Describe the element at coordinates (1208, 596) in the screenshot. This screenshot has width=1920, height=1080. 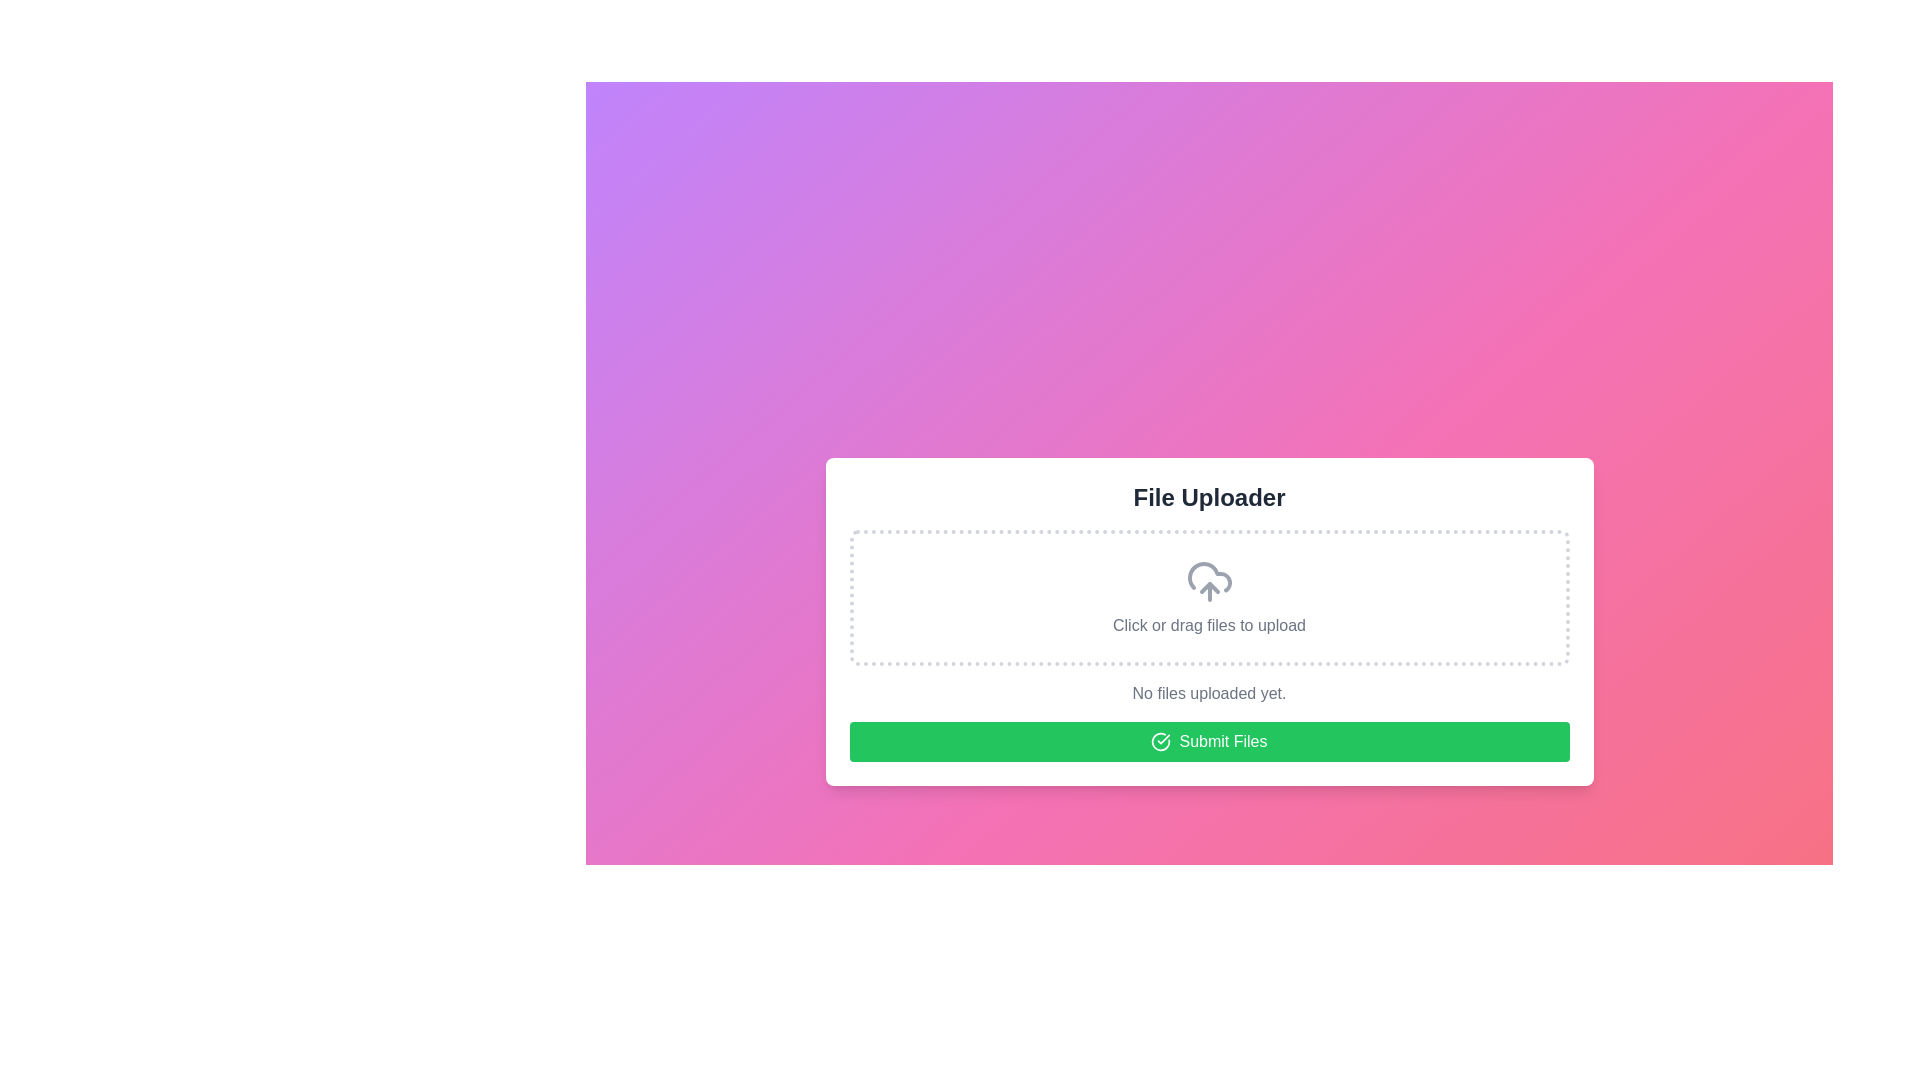
I see `and drop files over the File upload area, which is a rectangular zone with a dotted border, an upload icon, and the text 'Click or drag files` at that location.